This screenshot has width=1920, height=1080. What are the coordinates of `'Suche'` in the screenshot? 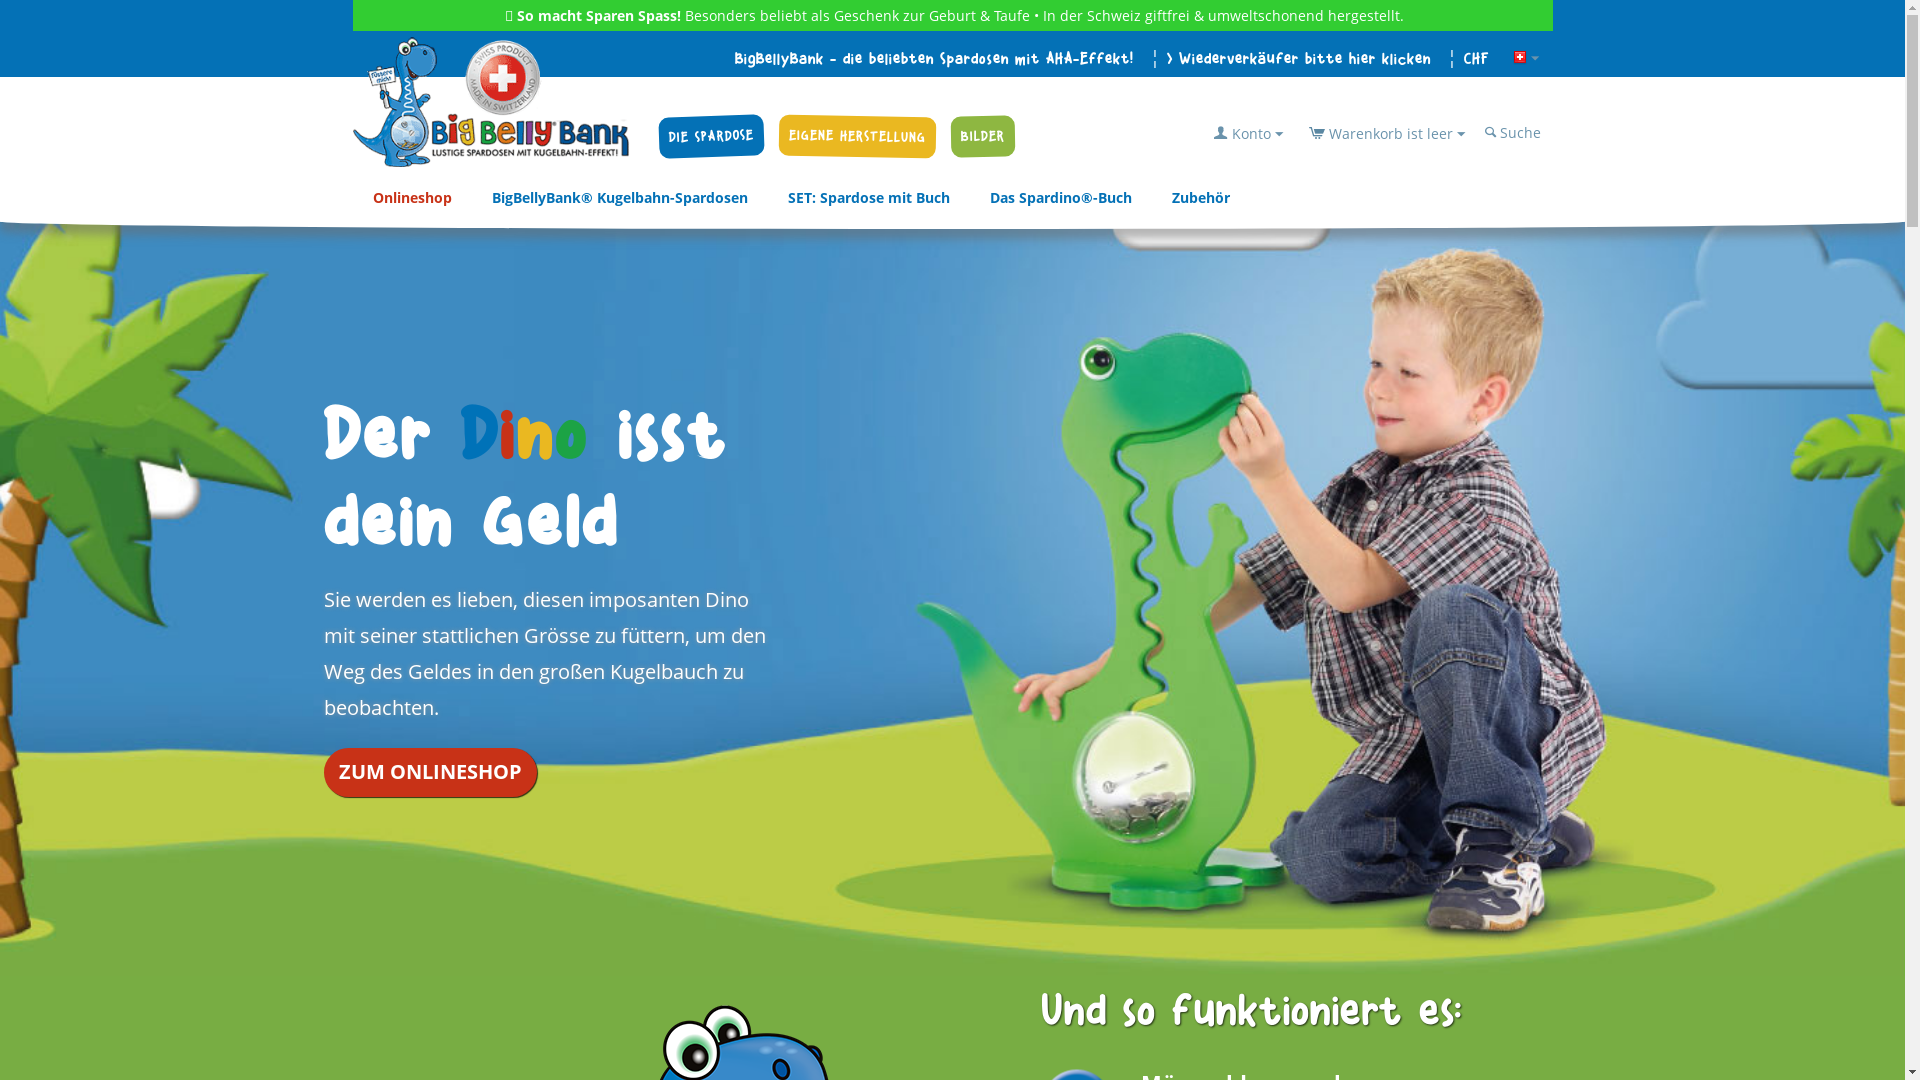 It's located at (1514, 132).